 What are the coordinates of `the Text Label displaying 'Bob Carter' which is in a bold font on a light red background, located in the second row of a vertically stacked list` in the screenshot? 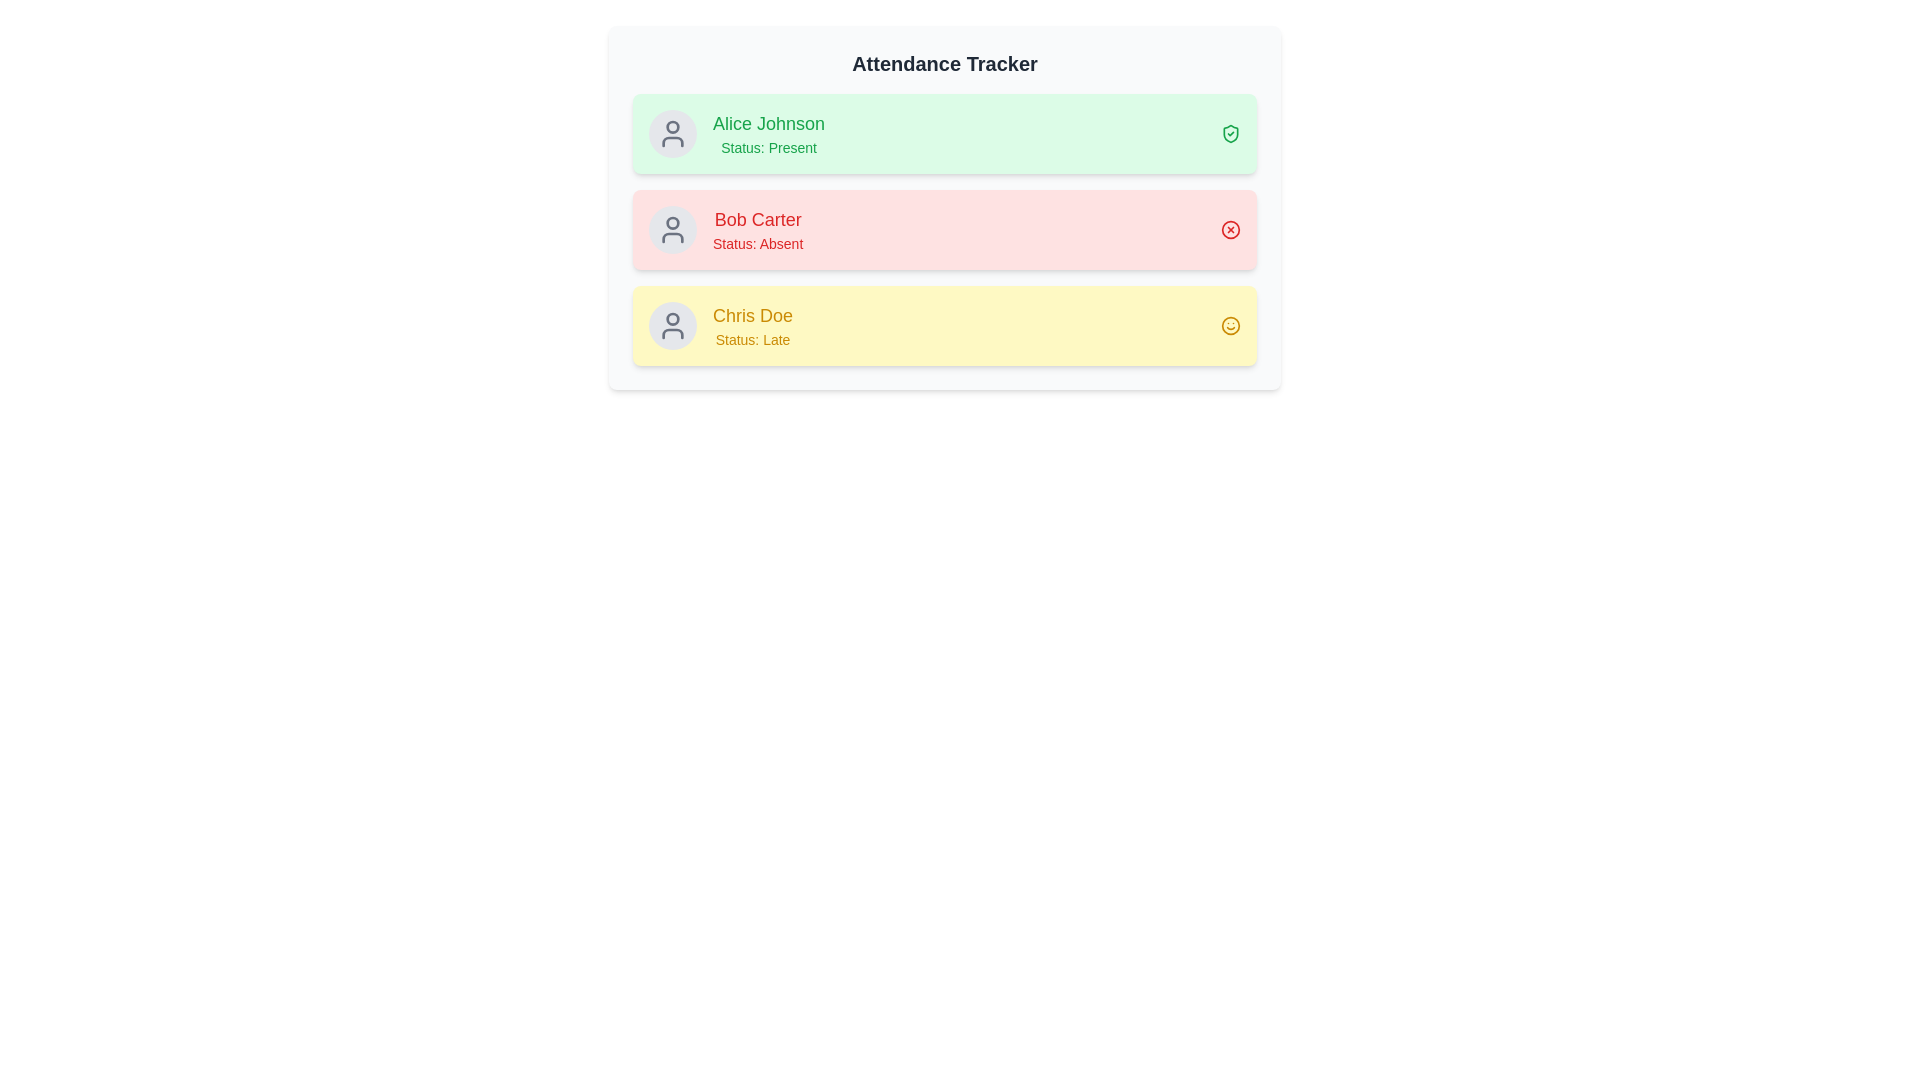 It's located at (757, 219).